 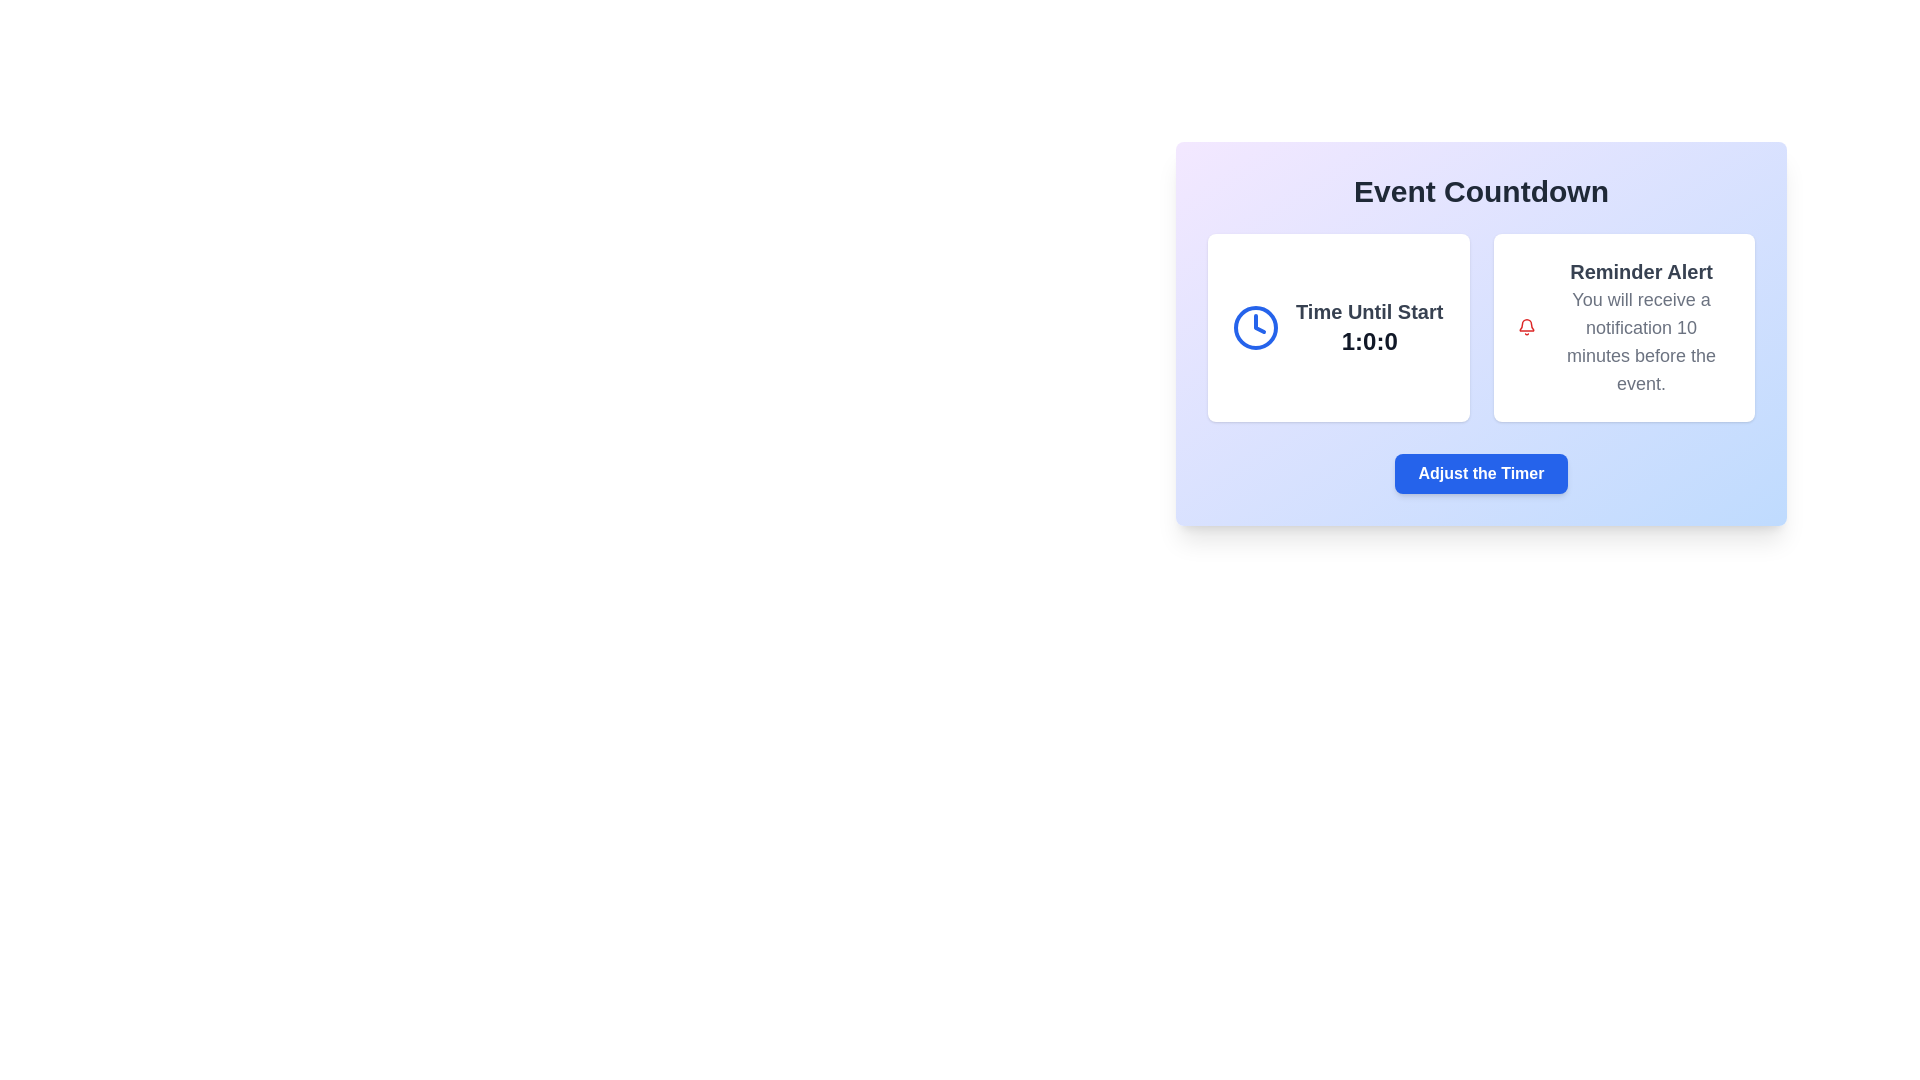 I want to click on value displayed in the 'Time Until Start' text display, which shows '1:0:0' in a prominent format, so click(x=1368, y=326).